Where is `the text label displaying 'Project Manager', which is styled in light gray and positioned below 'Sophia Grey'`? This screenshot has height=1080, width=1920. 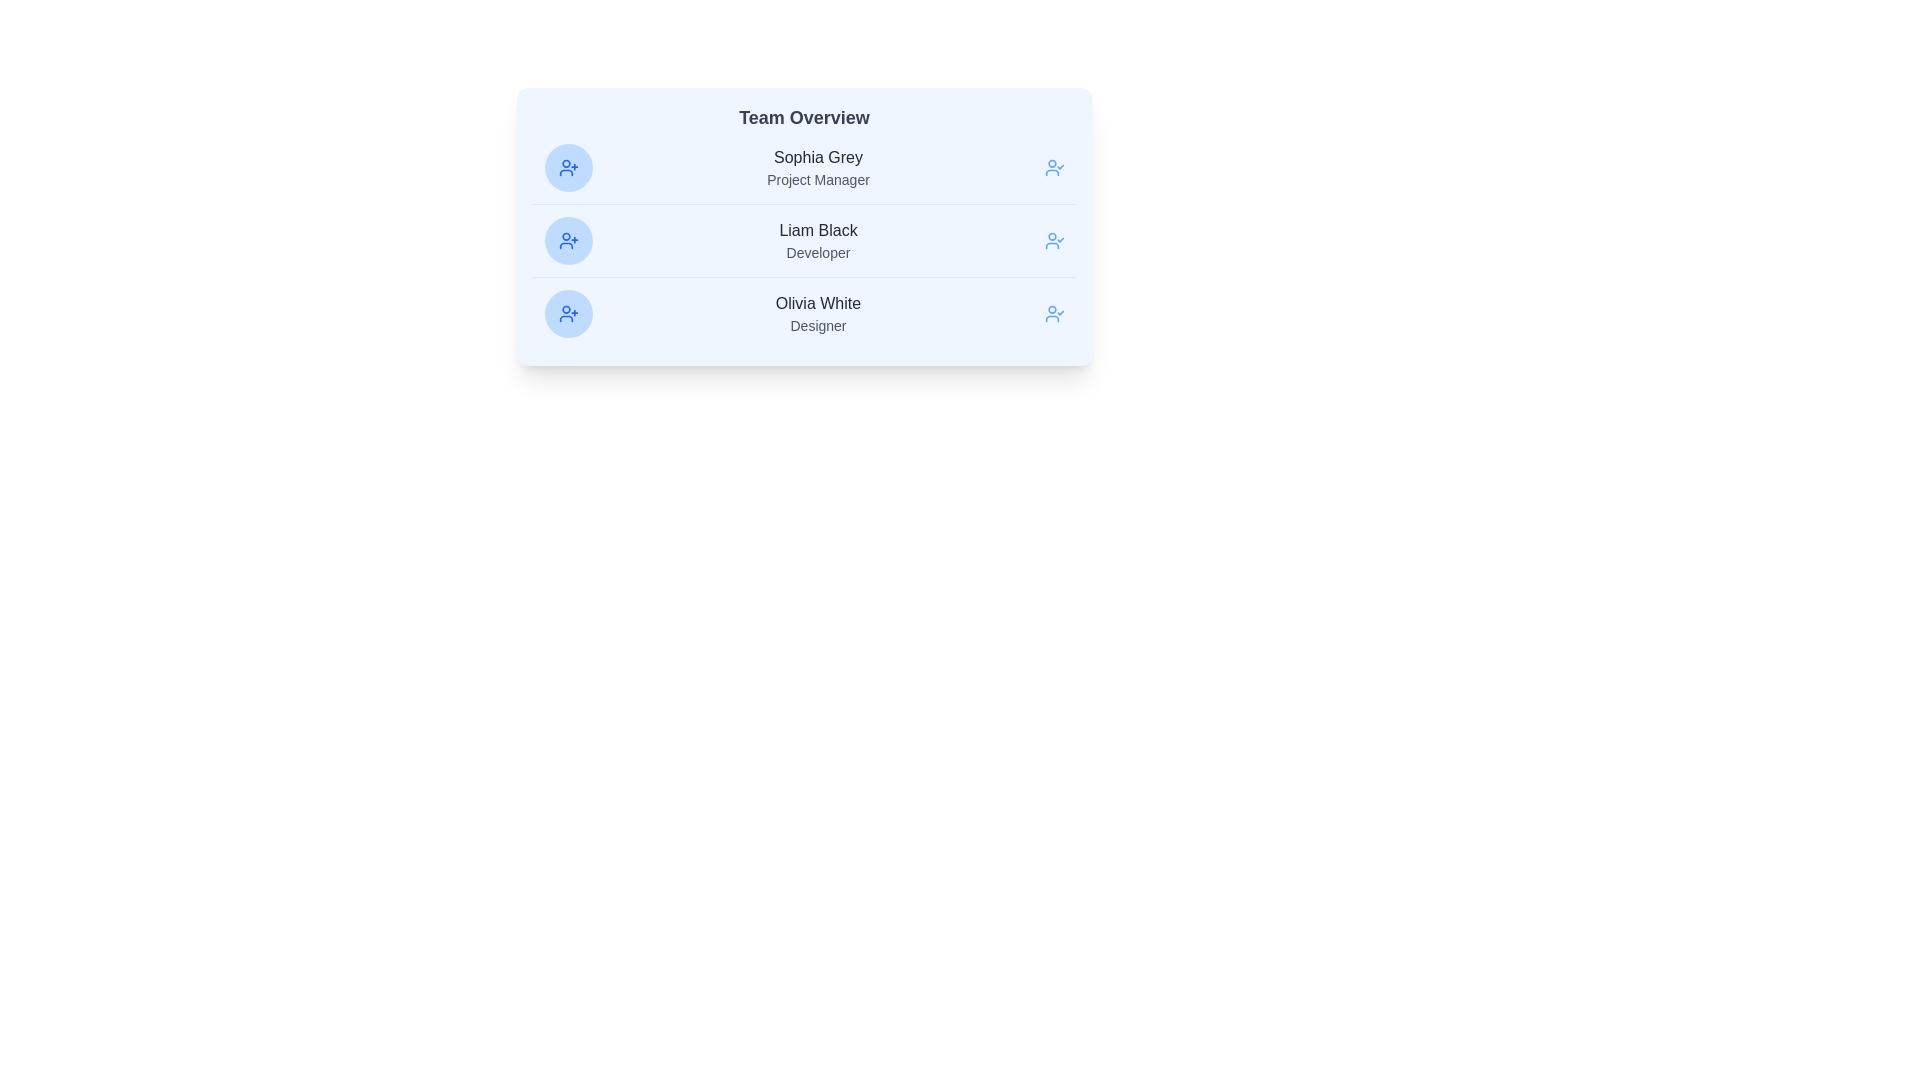 the text label displaying 'Project Manager', which is styled in light gray and positioned below 'Sophia Grey' is located at coordinates (818, 180).